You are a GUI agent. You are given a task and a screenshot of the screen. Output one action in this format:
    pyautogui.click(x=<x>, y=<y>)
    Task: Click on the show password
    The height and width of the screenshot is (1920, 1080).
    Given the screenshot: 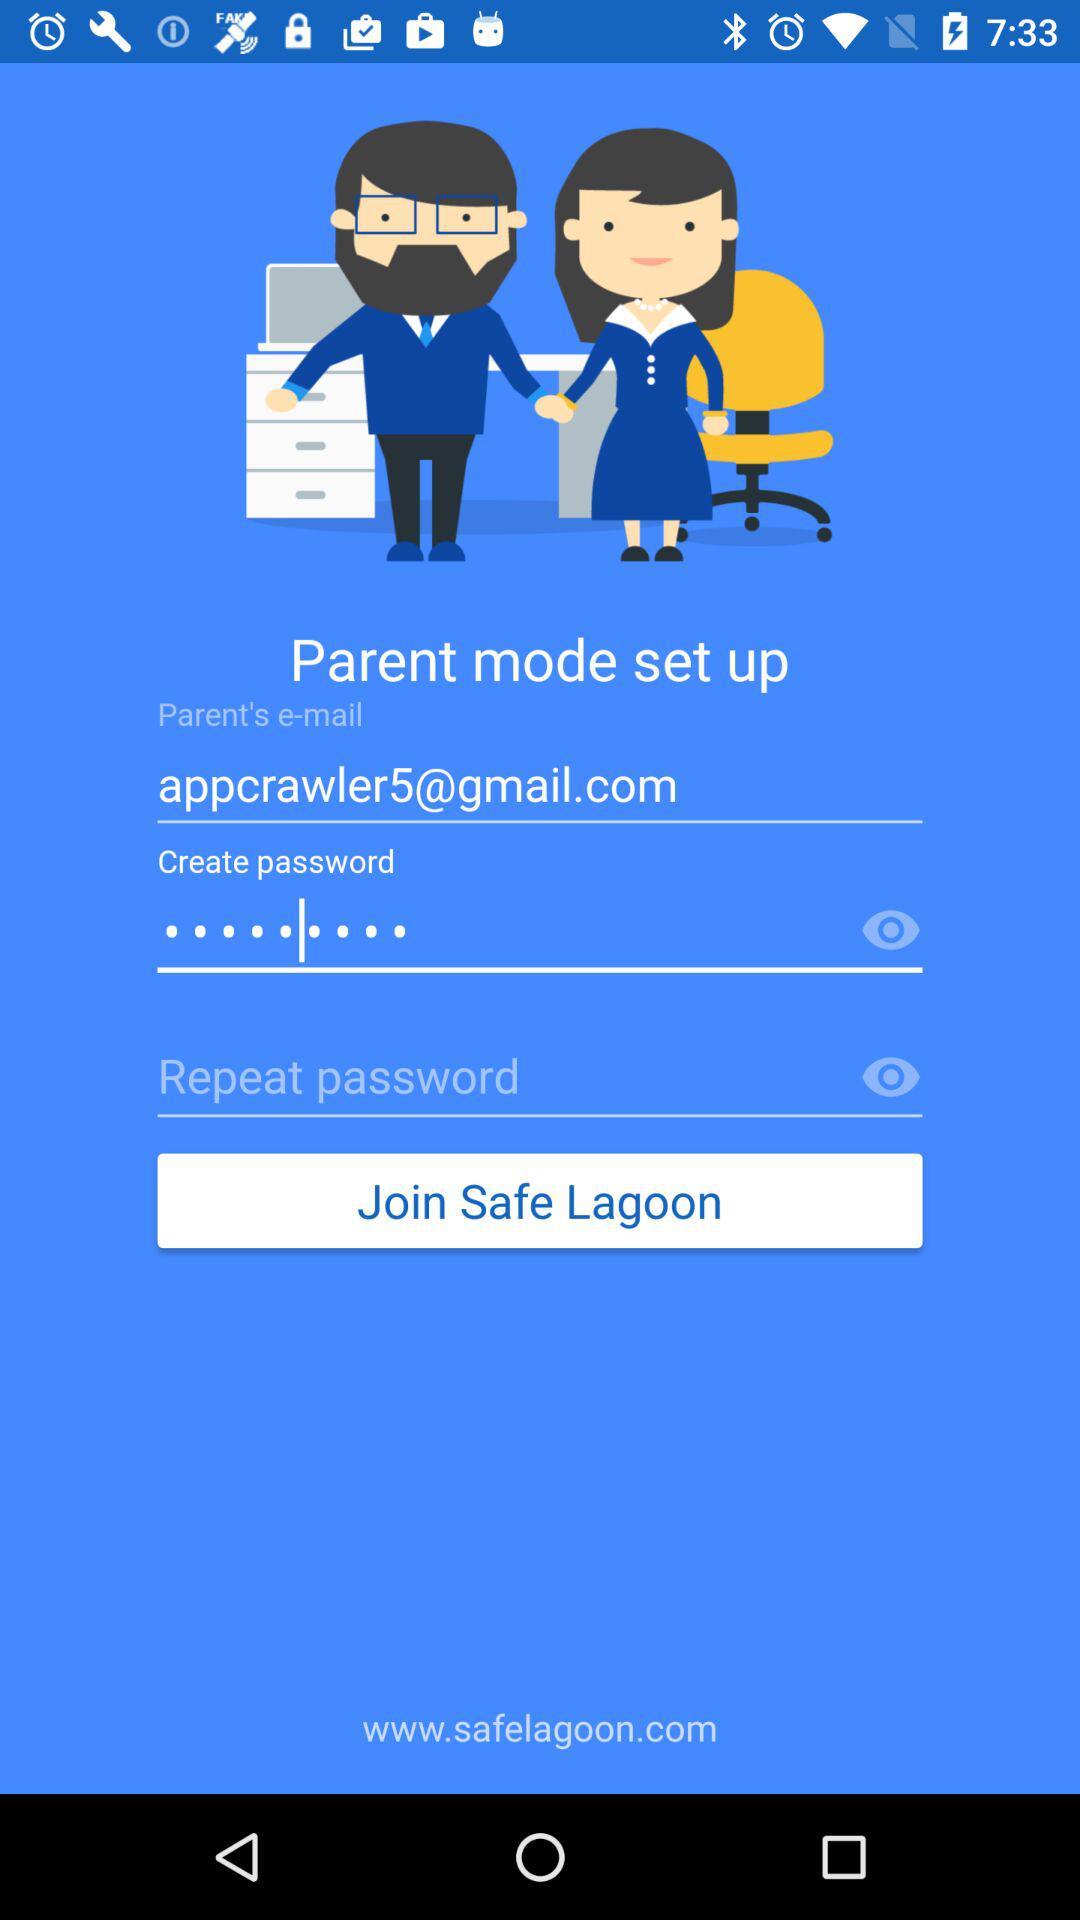 What is the action you would take?
    pyautogui.click(x=890, y=930)
    